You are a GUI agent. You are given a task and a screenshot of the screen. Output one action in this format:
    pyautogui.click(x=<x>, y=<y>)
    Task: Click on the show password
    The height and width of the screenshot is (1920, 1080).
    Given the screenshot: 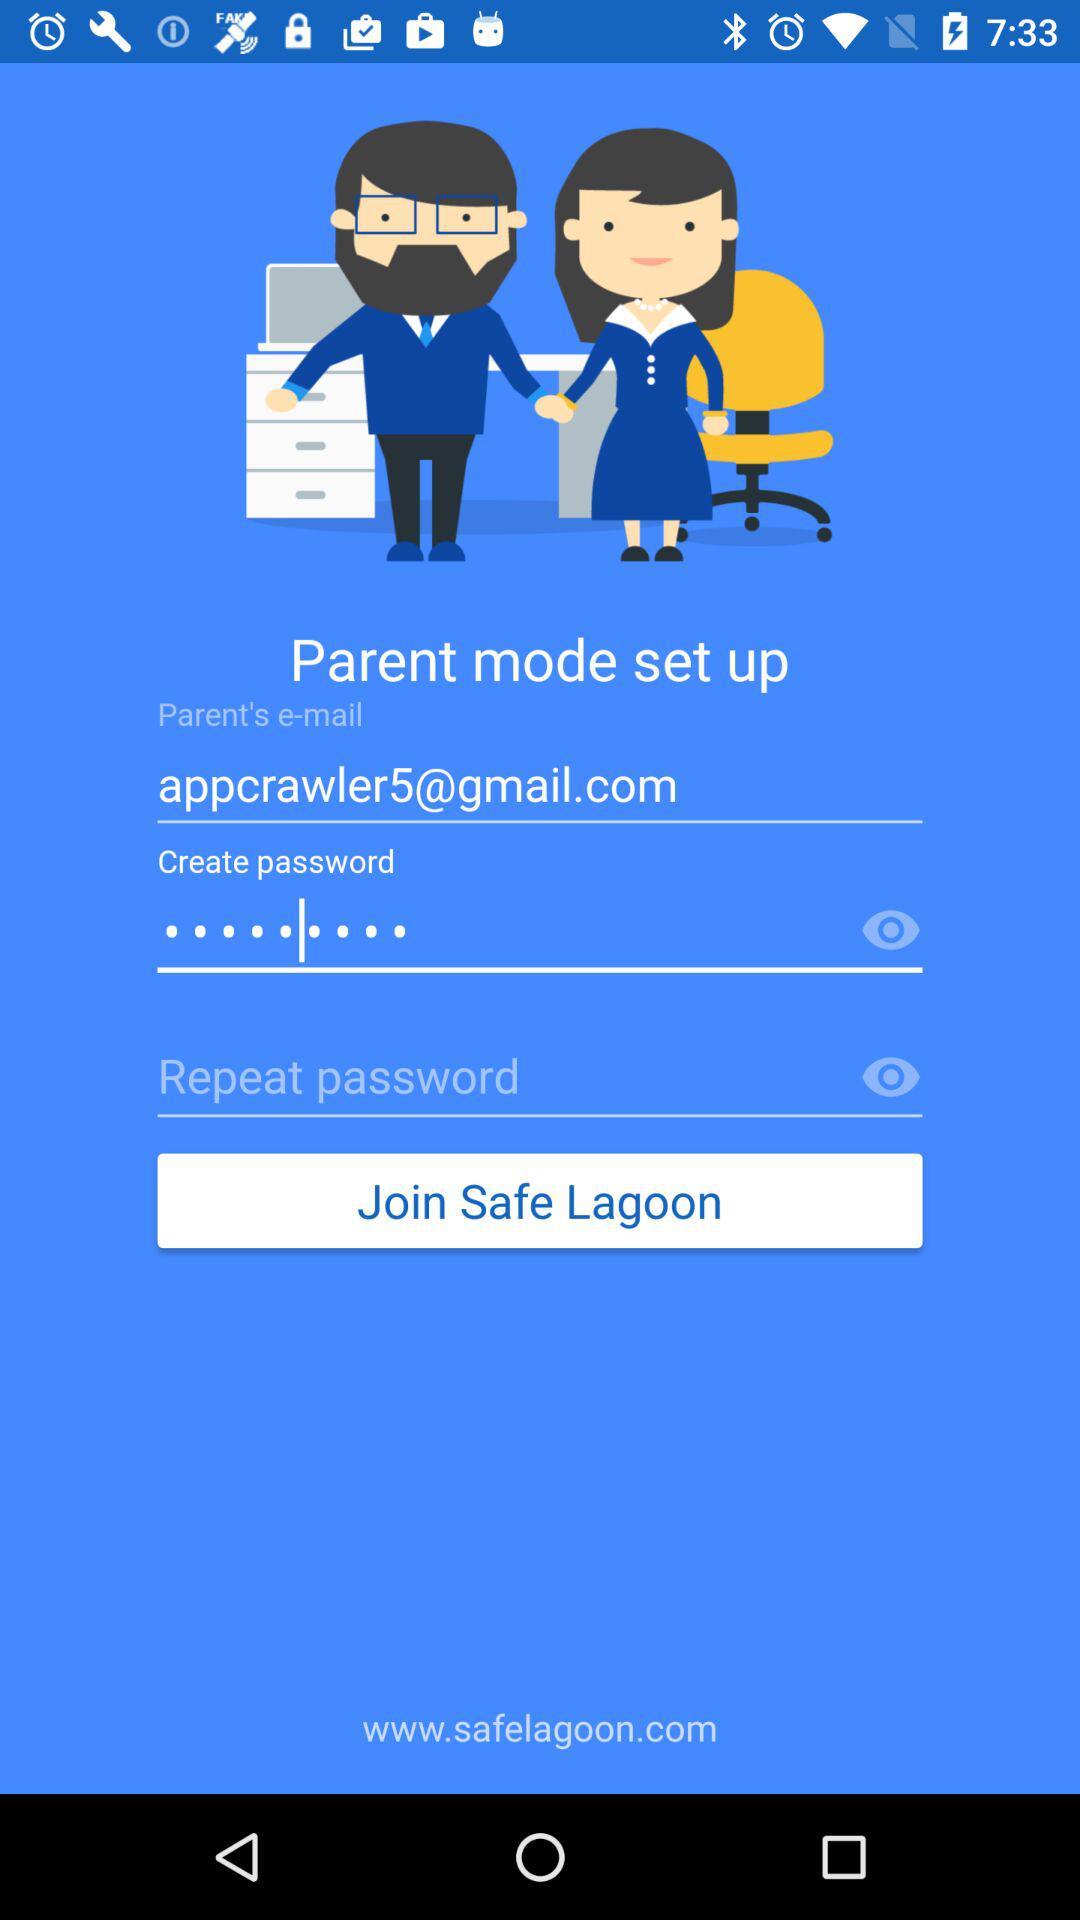 What is the action you would take?
    pyautogui.click(x=890, y=930)
    